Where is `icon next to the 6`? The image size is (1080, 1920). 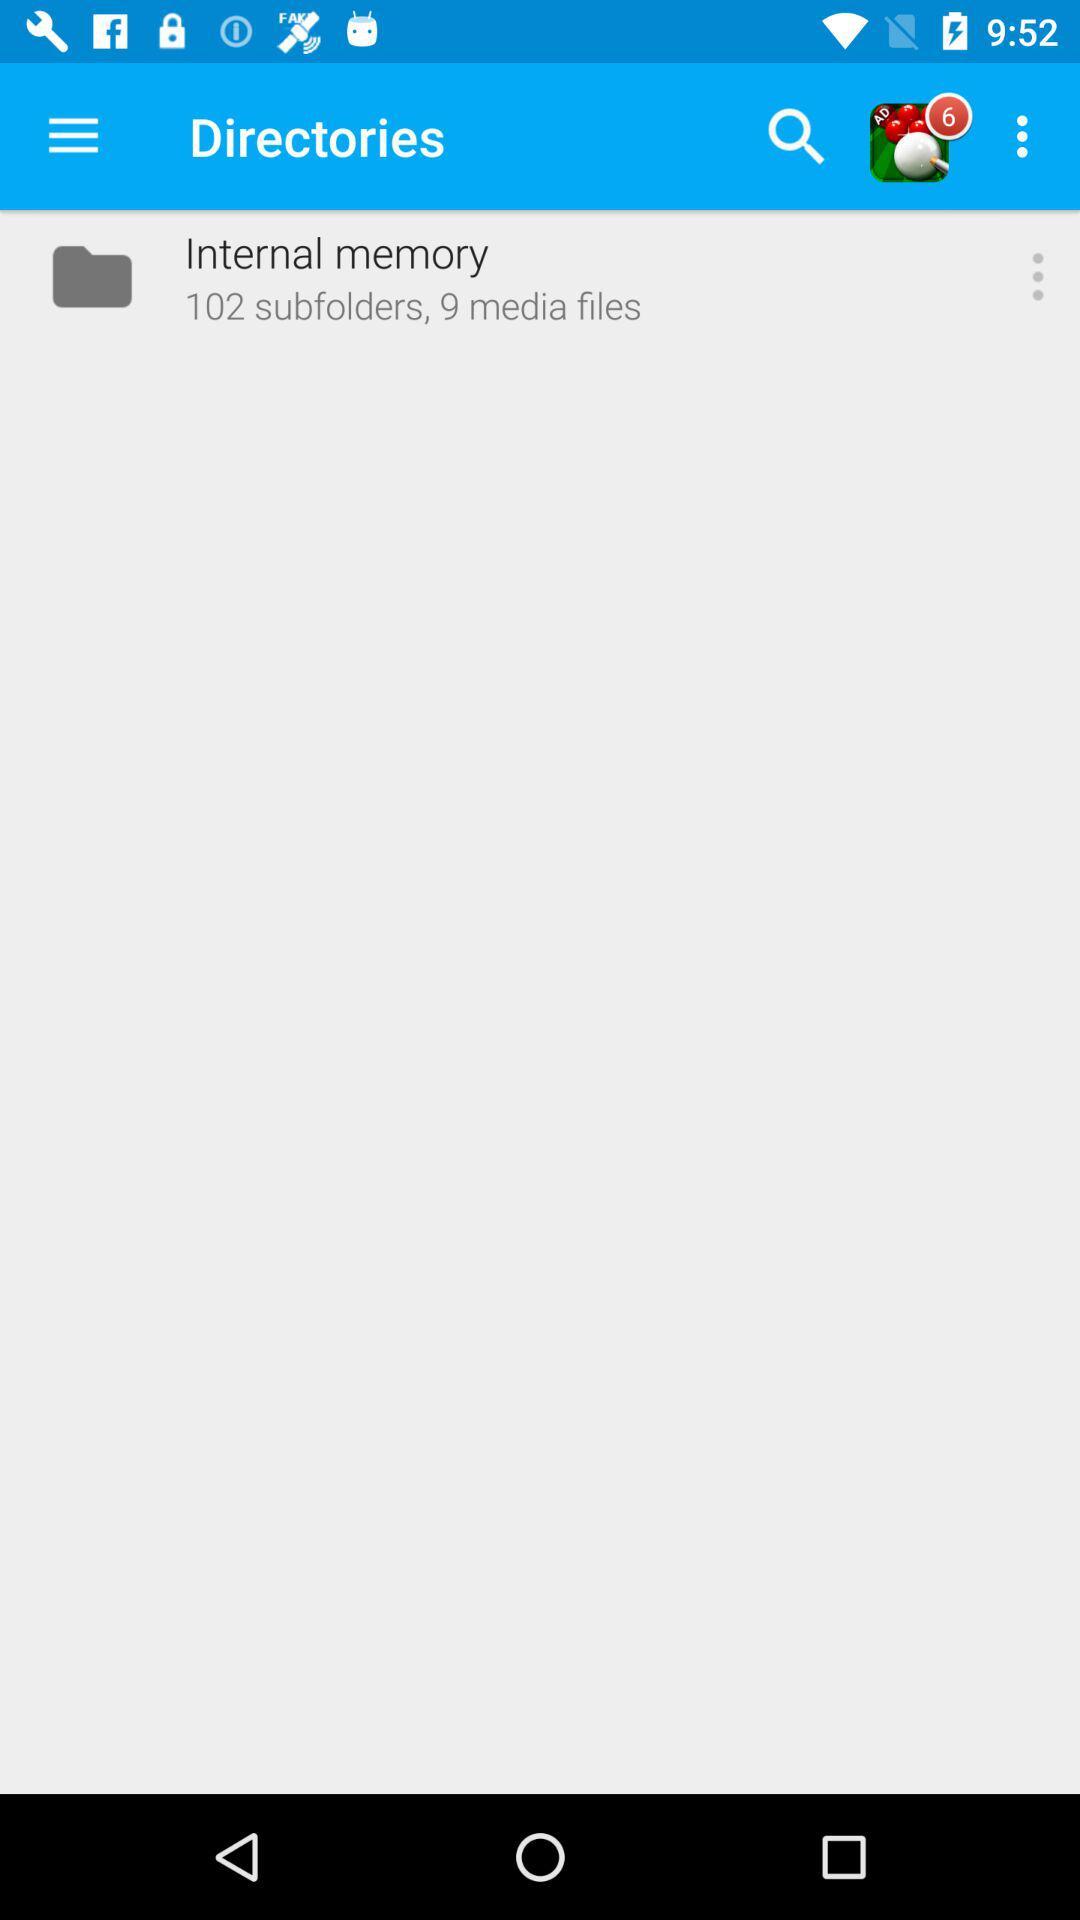 icon next to the 6 is located at coordinates (1027, 135).